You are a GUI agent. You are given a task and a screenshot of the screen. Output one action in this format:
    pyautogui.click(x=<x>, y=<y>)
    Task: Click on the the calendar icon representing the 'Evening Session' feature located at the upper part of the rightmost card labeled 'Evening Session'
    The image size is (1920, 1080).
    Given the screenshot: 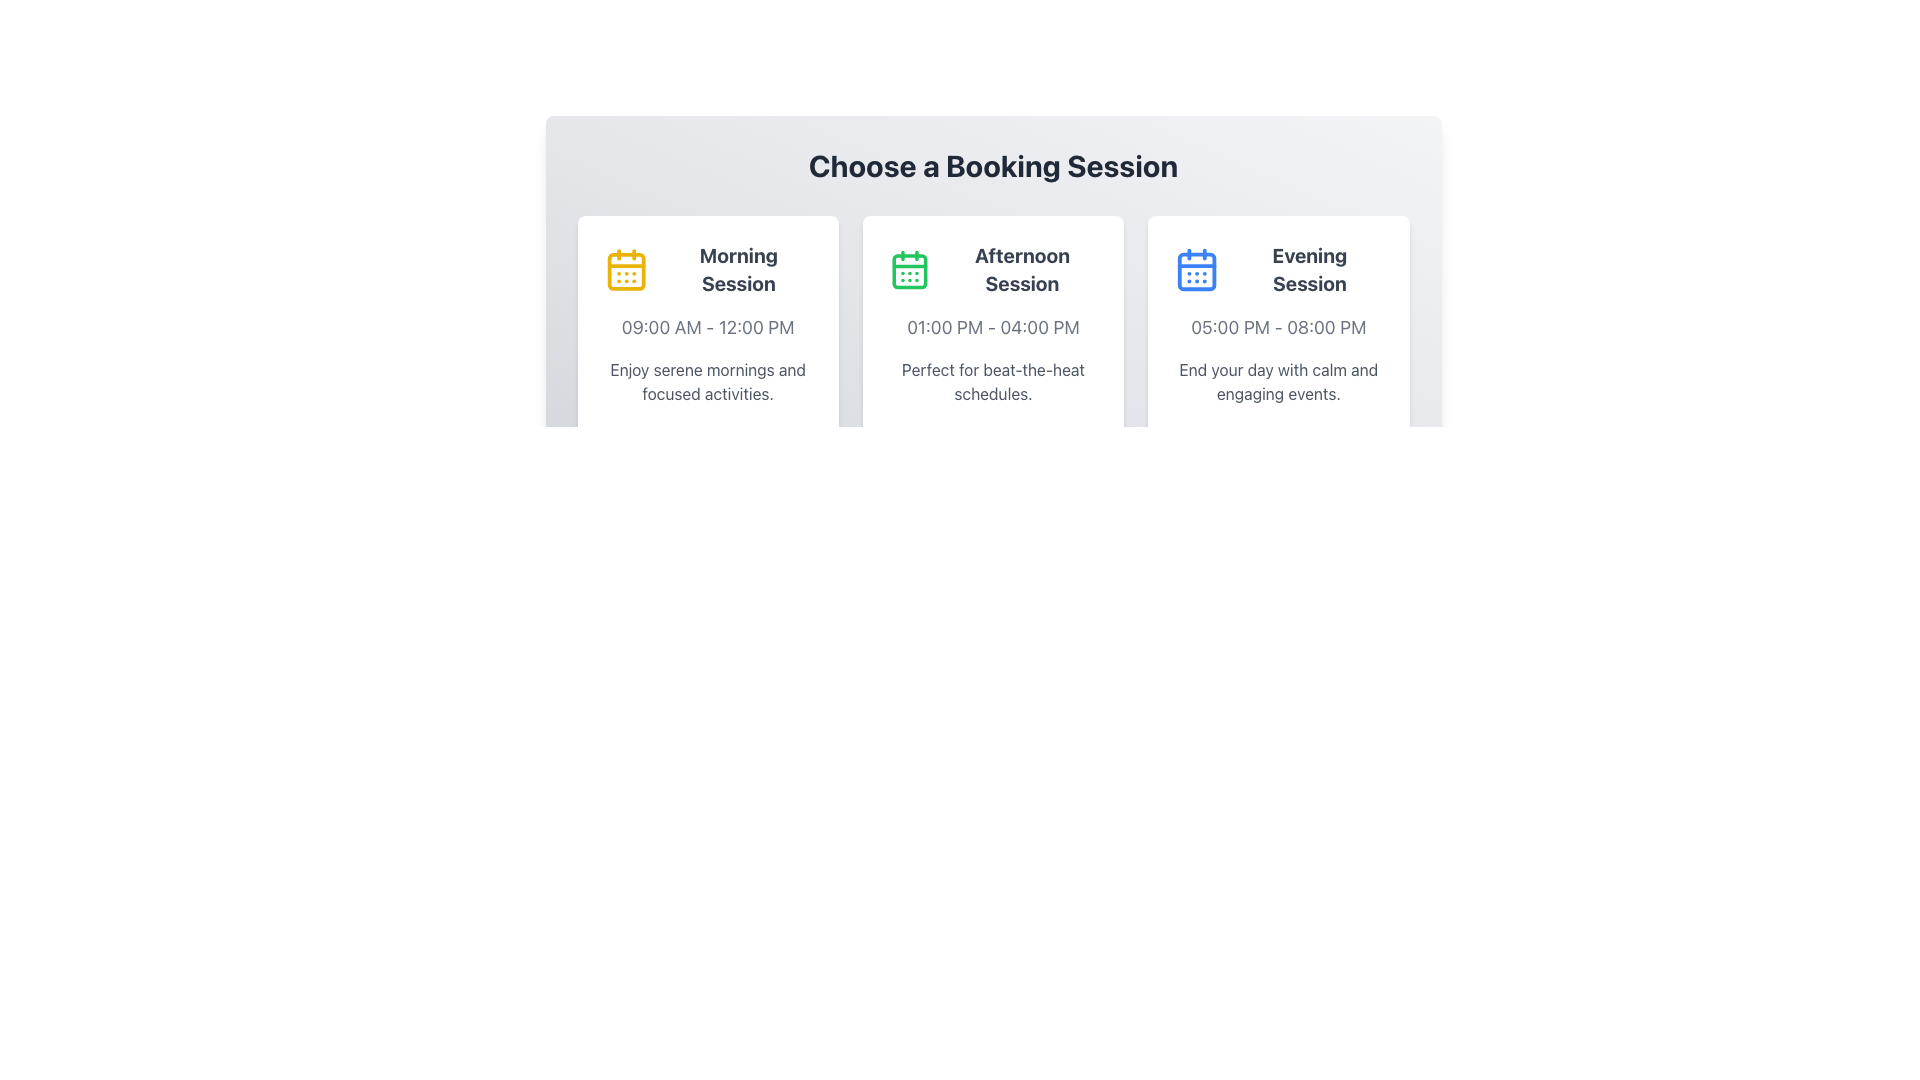 What is the action you would take?
    pyautogui.click(x=1197, y=270)
    